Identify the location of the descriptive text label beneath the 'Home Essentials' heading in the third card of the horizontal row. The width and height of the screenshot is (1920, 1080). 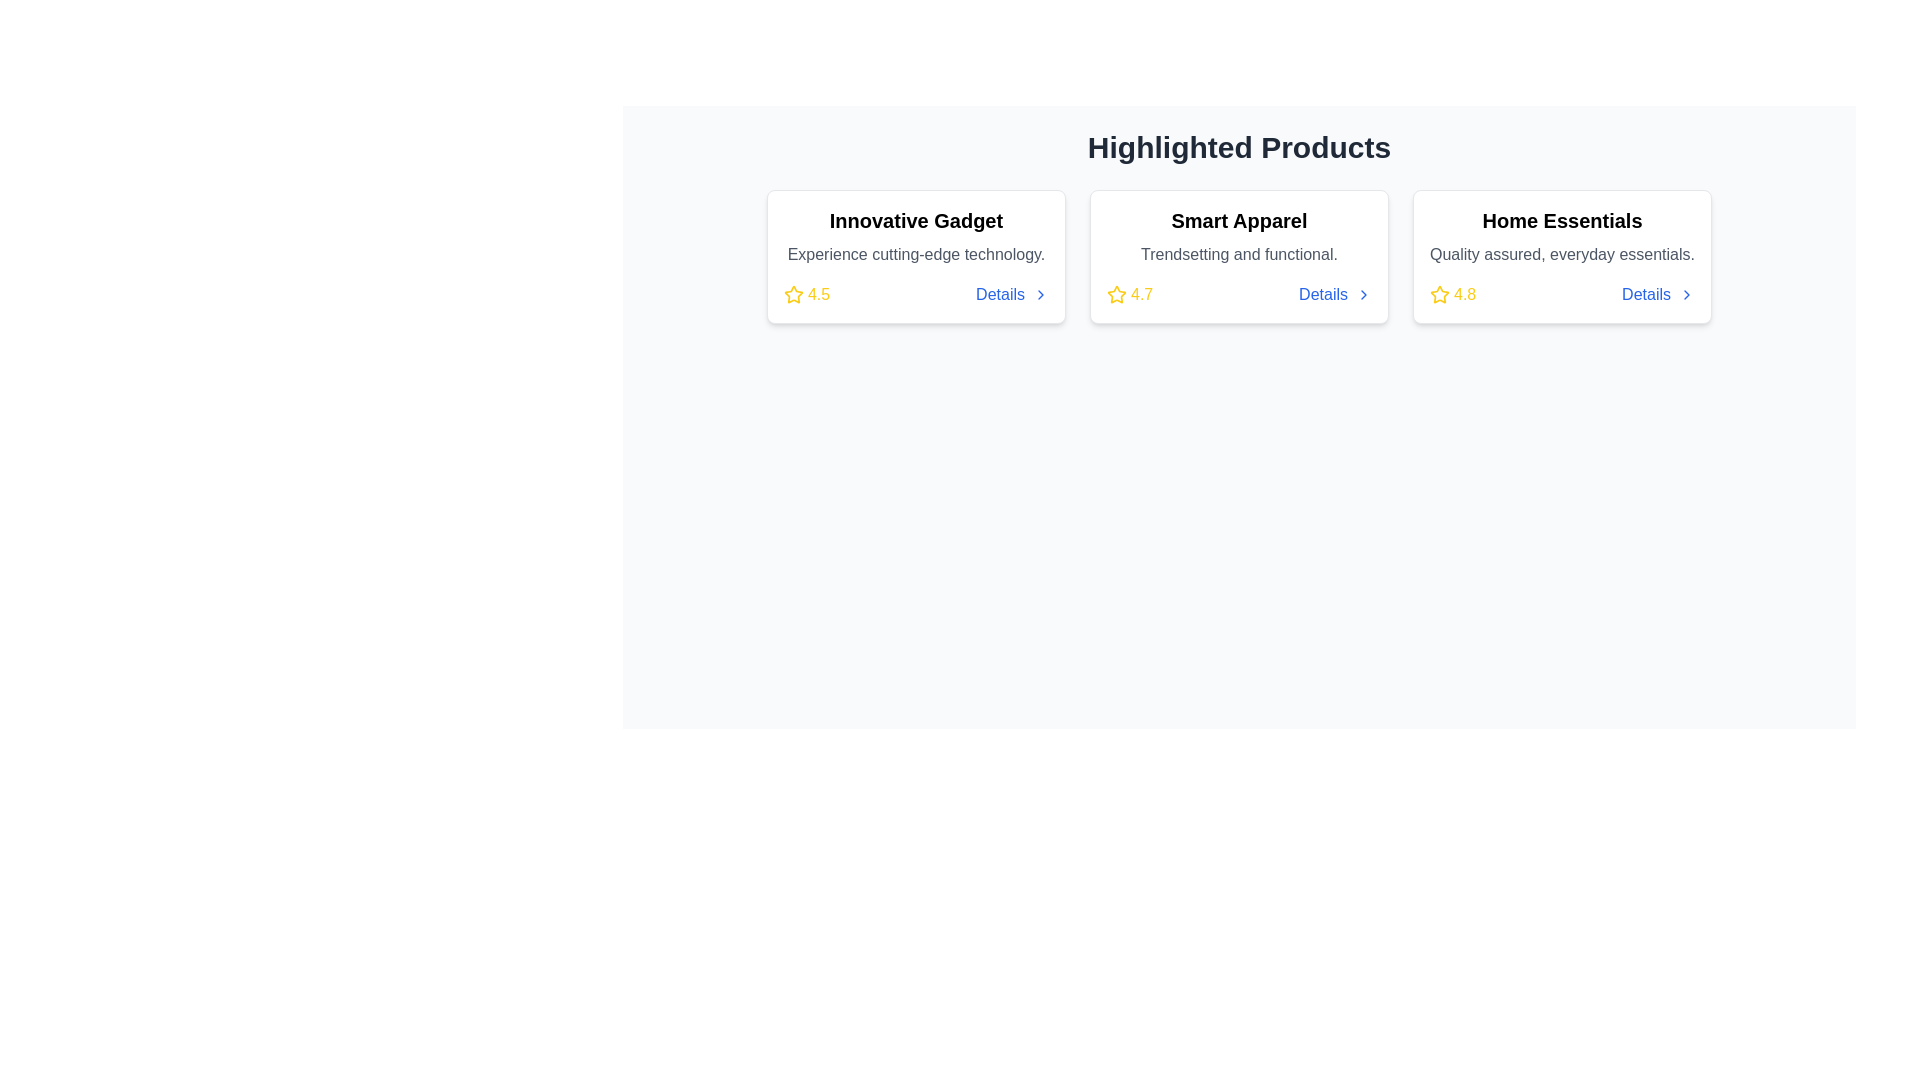
(1561, 253).